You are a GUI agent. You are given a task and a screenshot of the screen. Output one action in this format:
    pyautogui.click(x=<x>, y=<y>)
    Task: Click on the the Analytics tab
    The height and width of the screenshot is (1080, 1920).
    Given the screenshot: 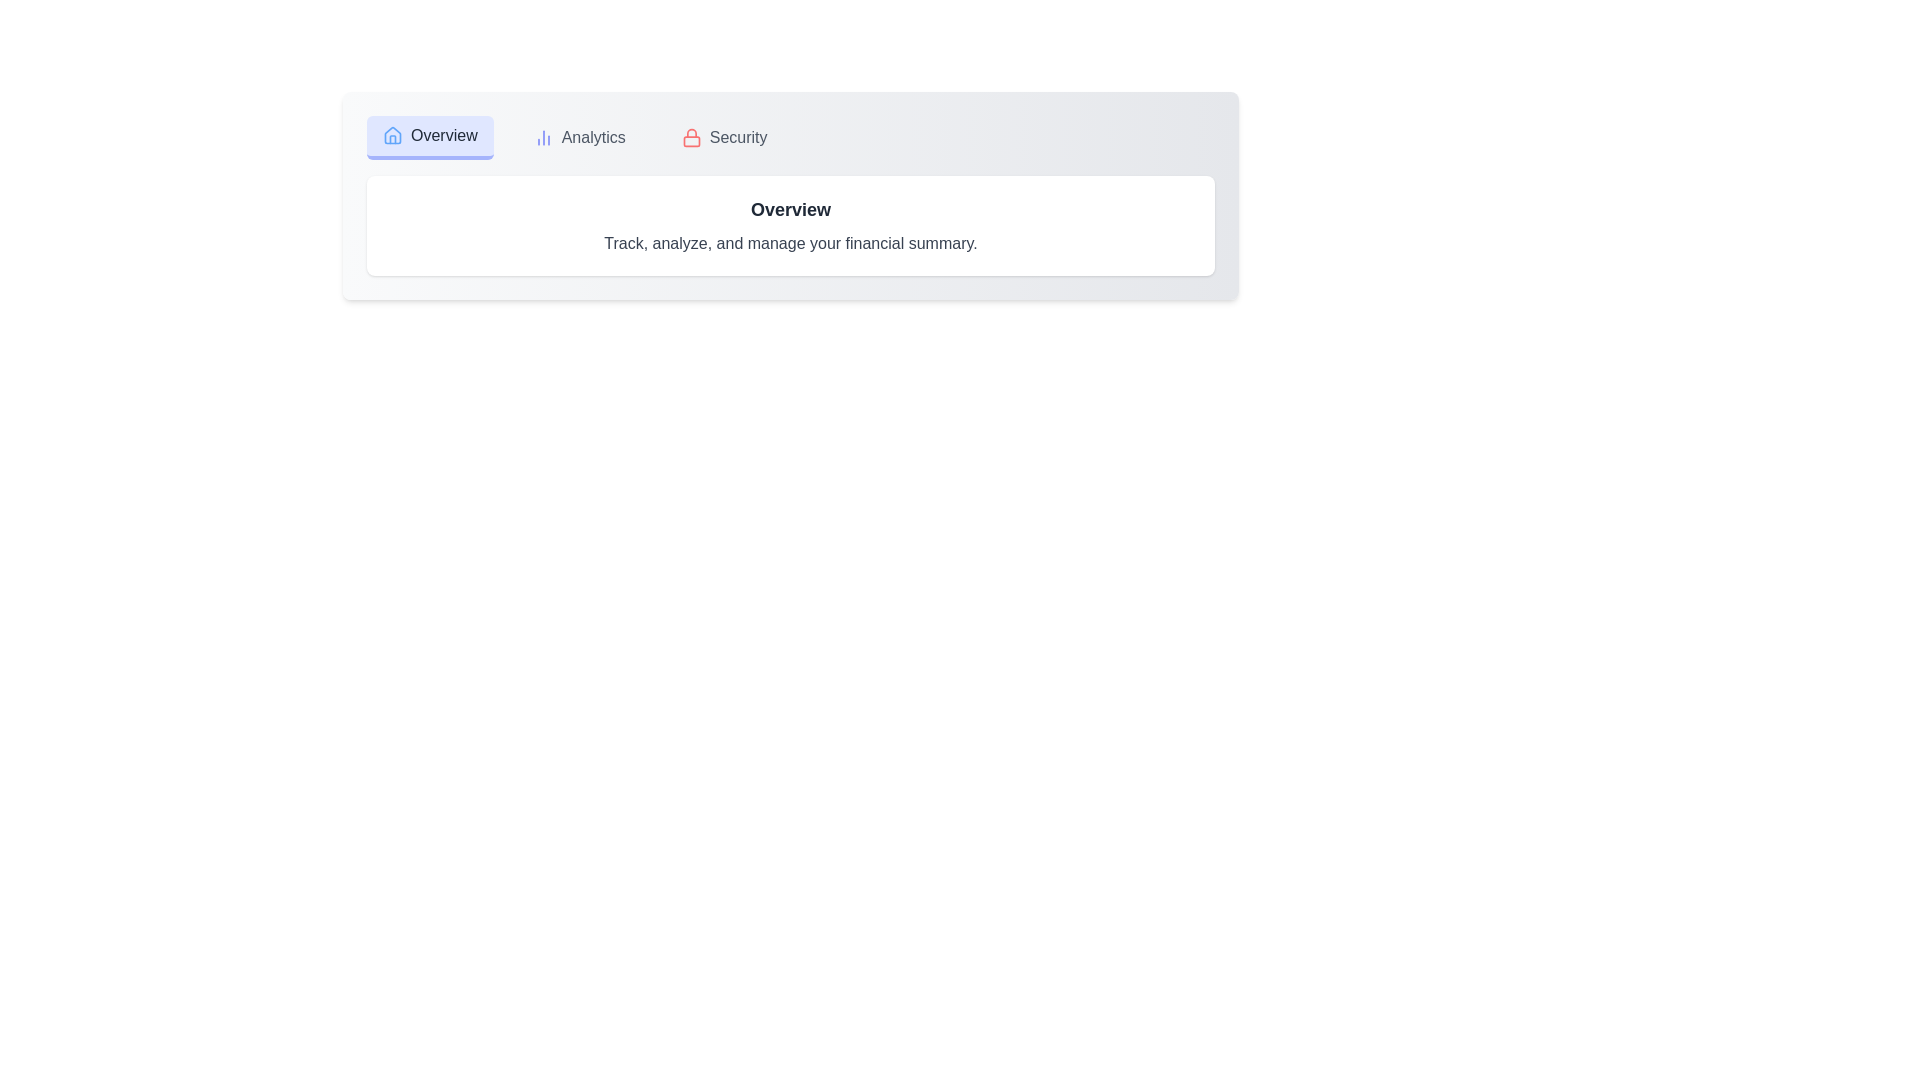 What is the action you would take?
    pyautogui.click(x=578, y=137)
    